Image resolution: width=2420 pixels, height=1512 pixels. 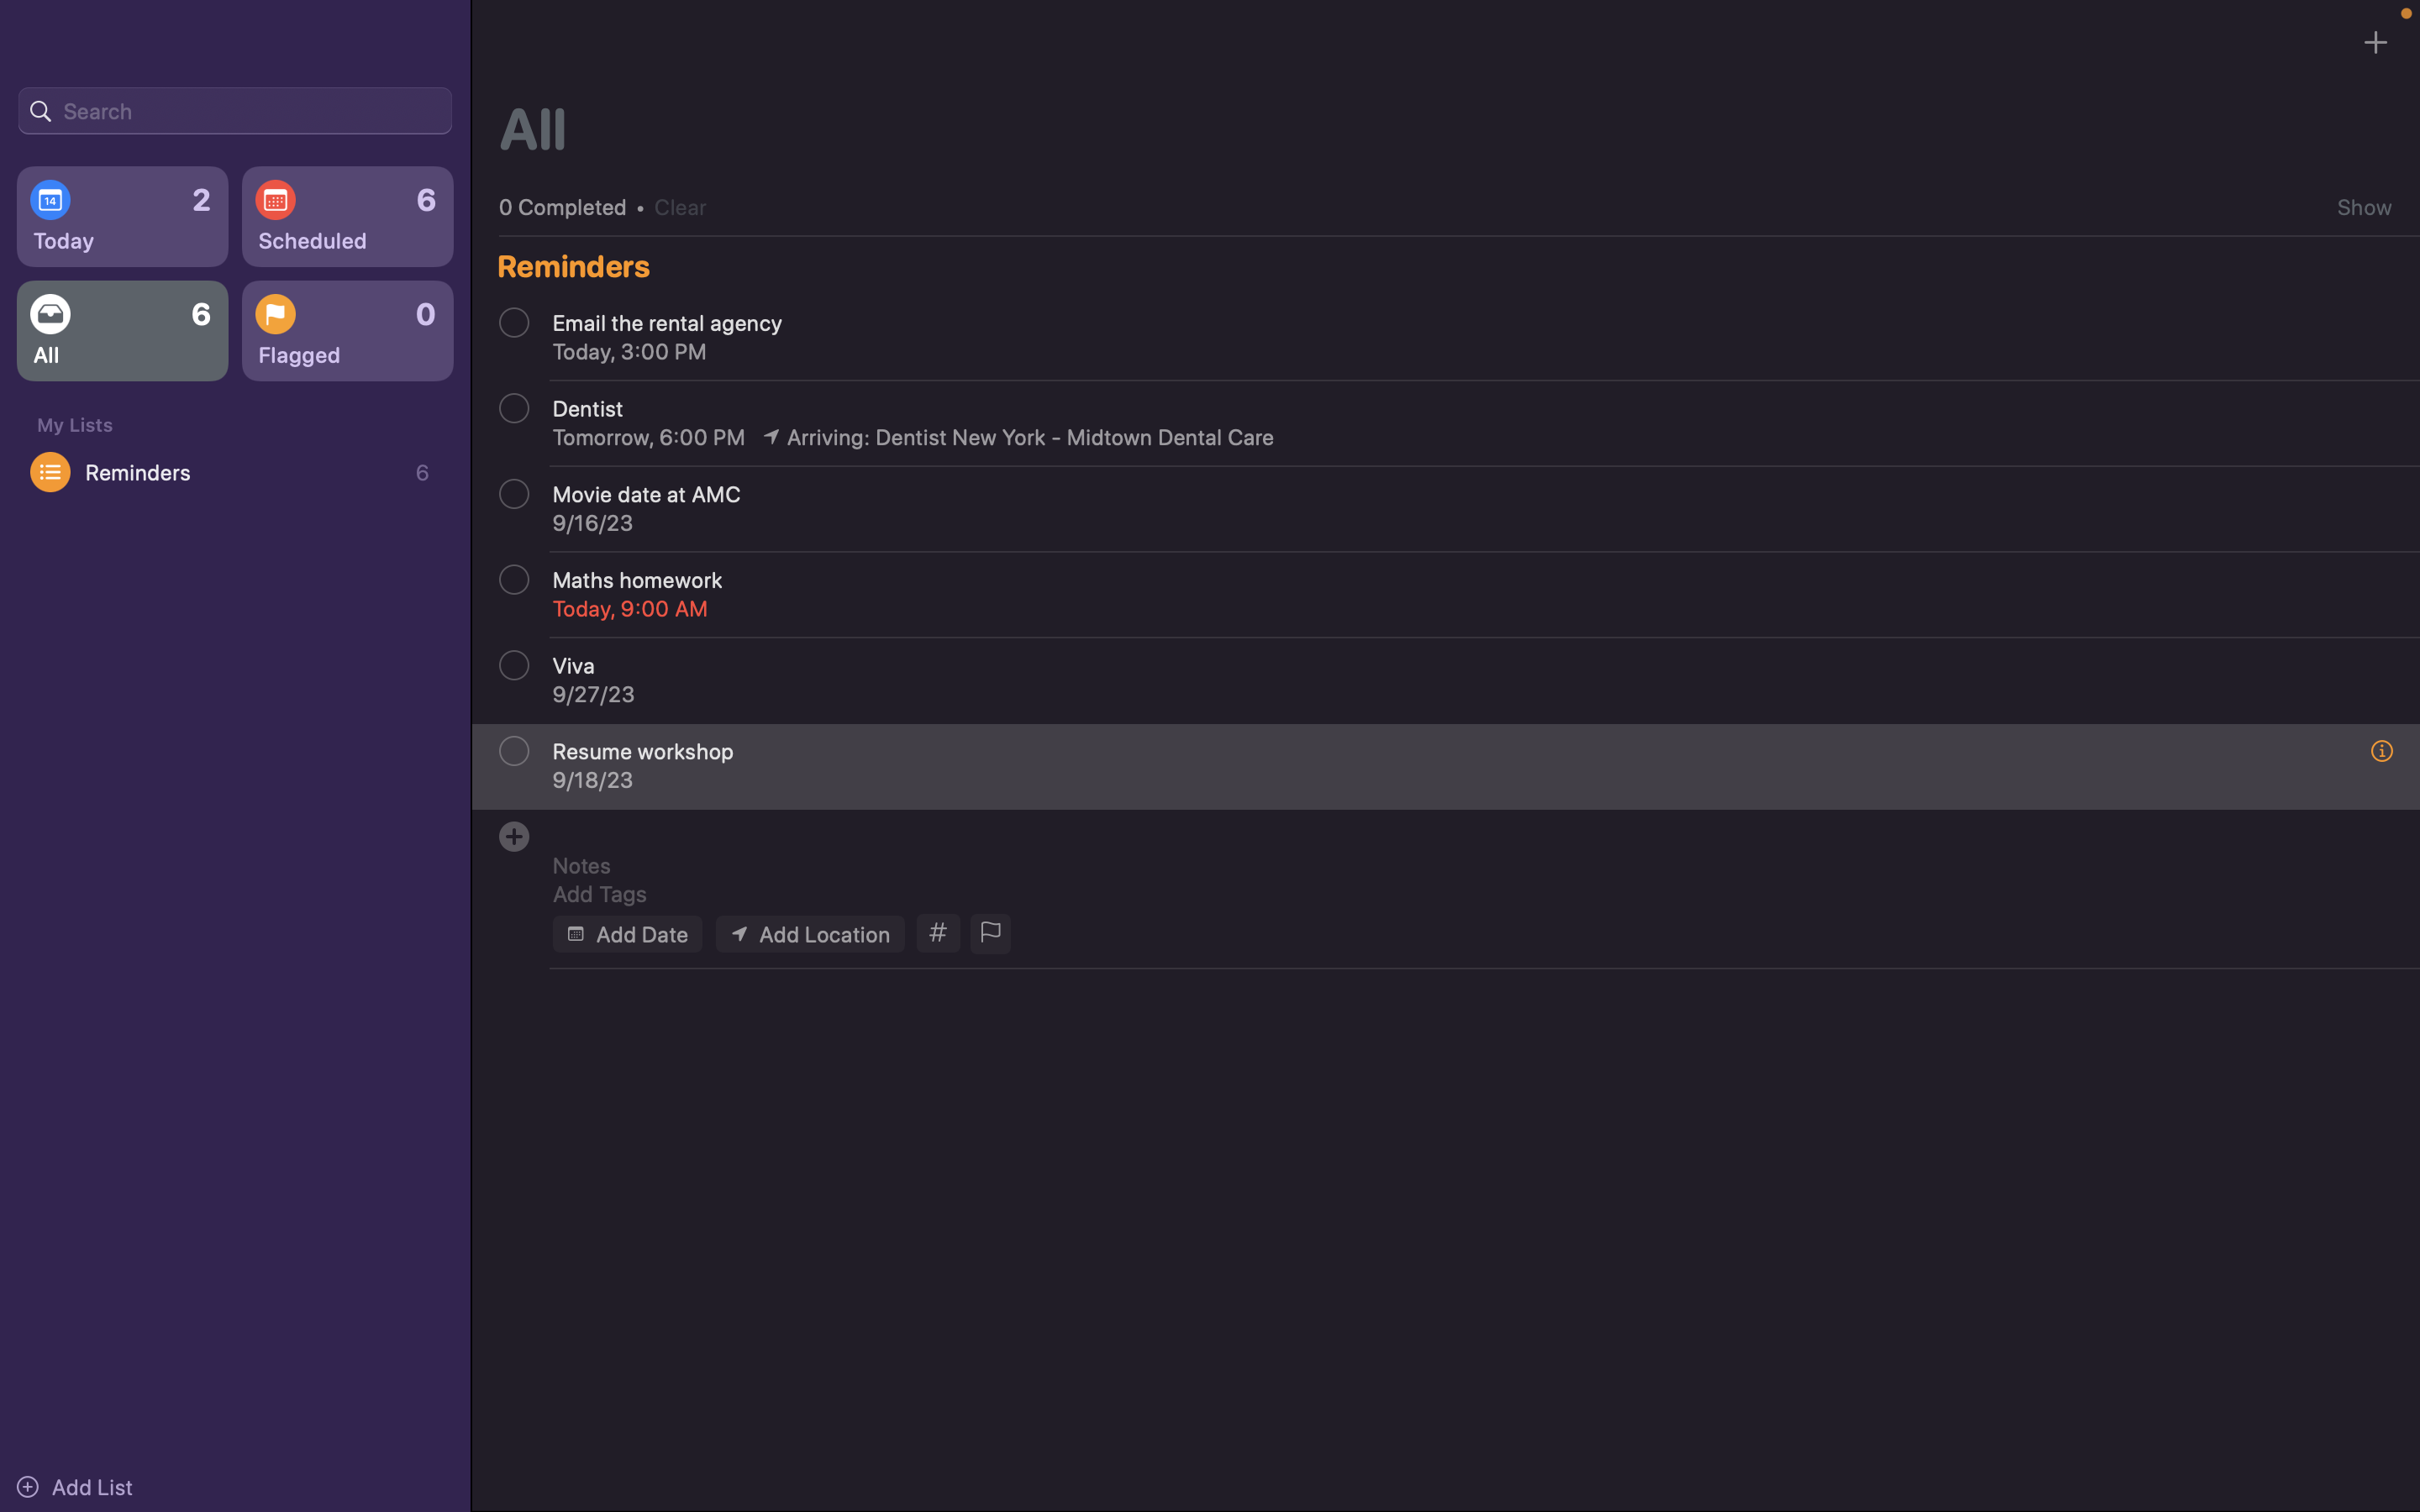 What do you see at coordinates (1456, 830) in the screenshot?
I see `Input "class recitation" in the event name field` at bounding box center [1456, 830].